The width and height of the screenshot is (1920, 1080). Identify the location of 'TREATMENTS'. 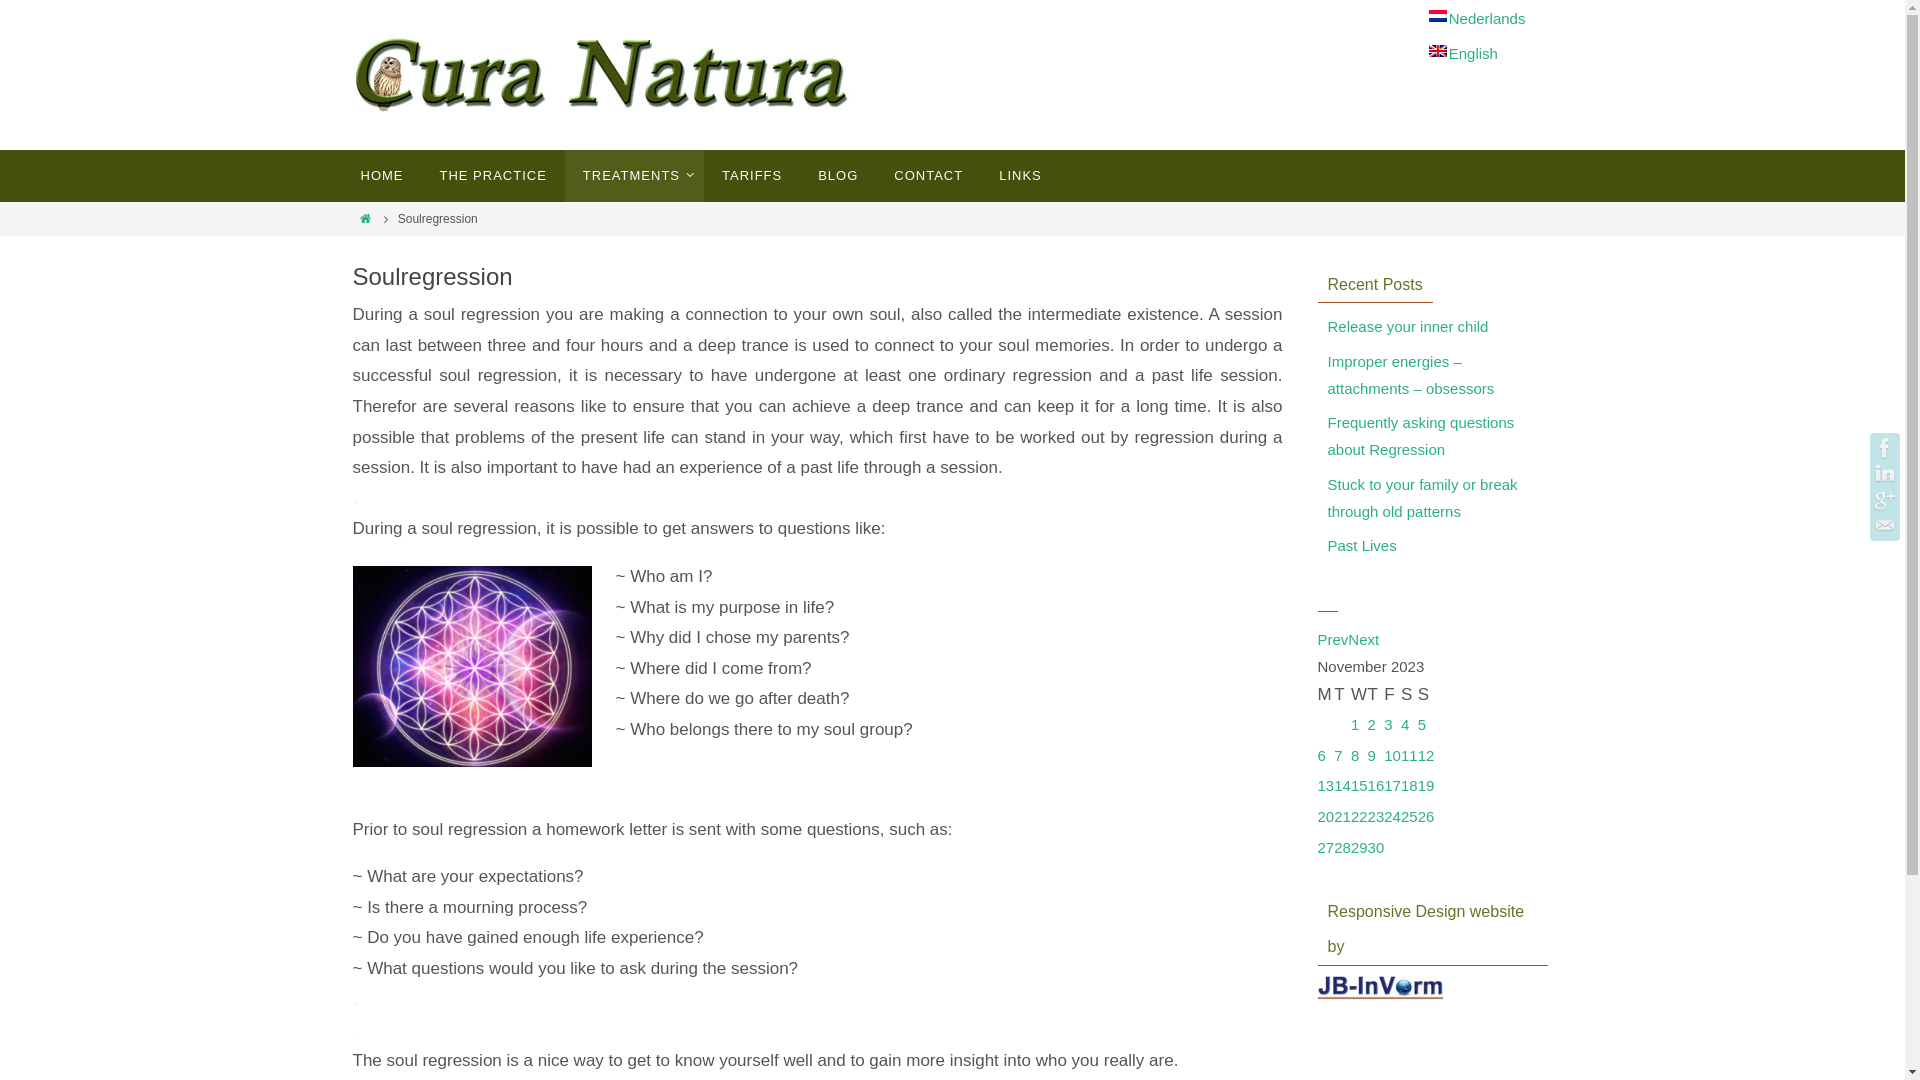
(633, 175).